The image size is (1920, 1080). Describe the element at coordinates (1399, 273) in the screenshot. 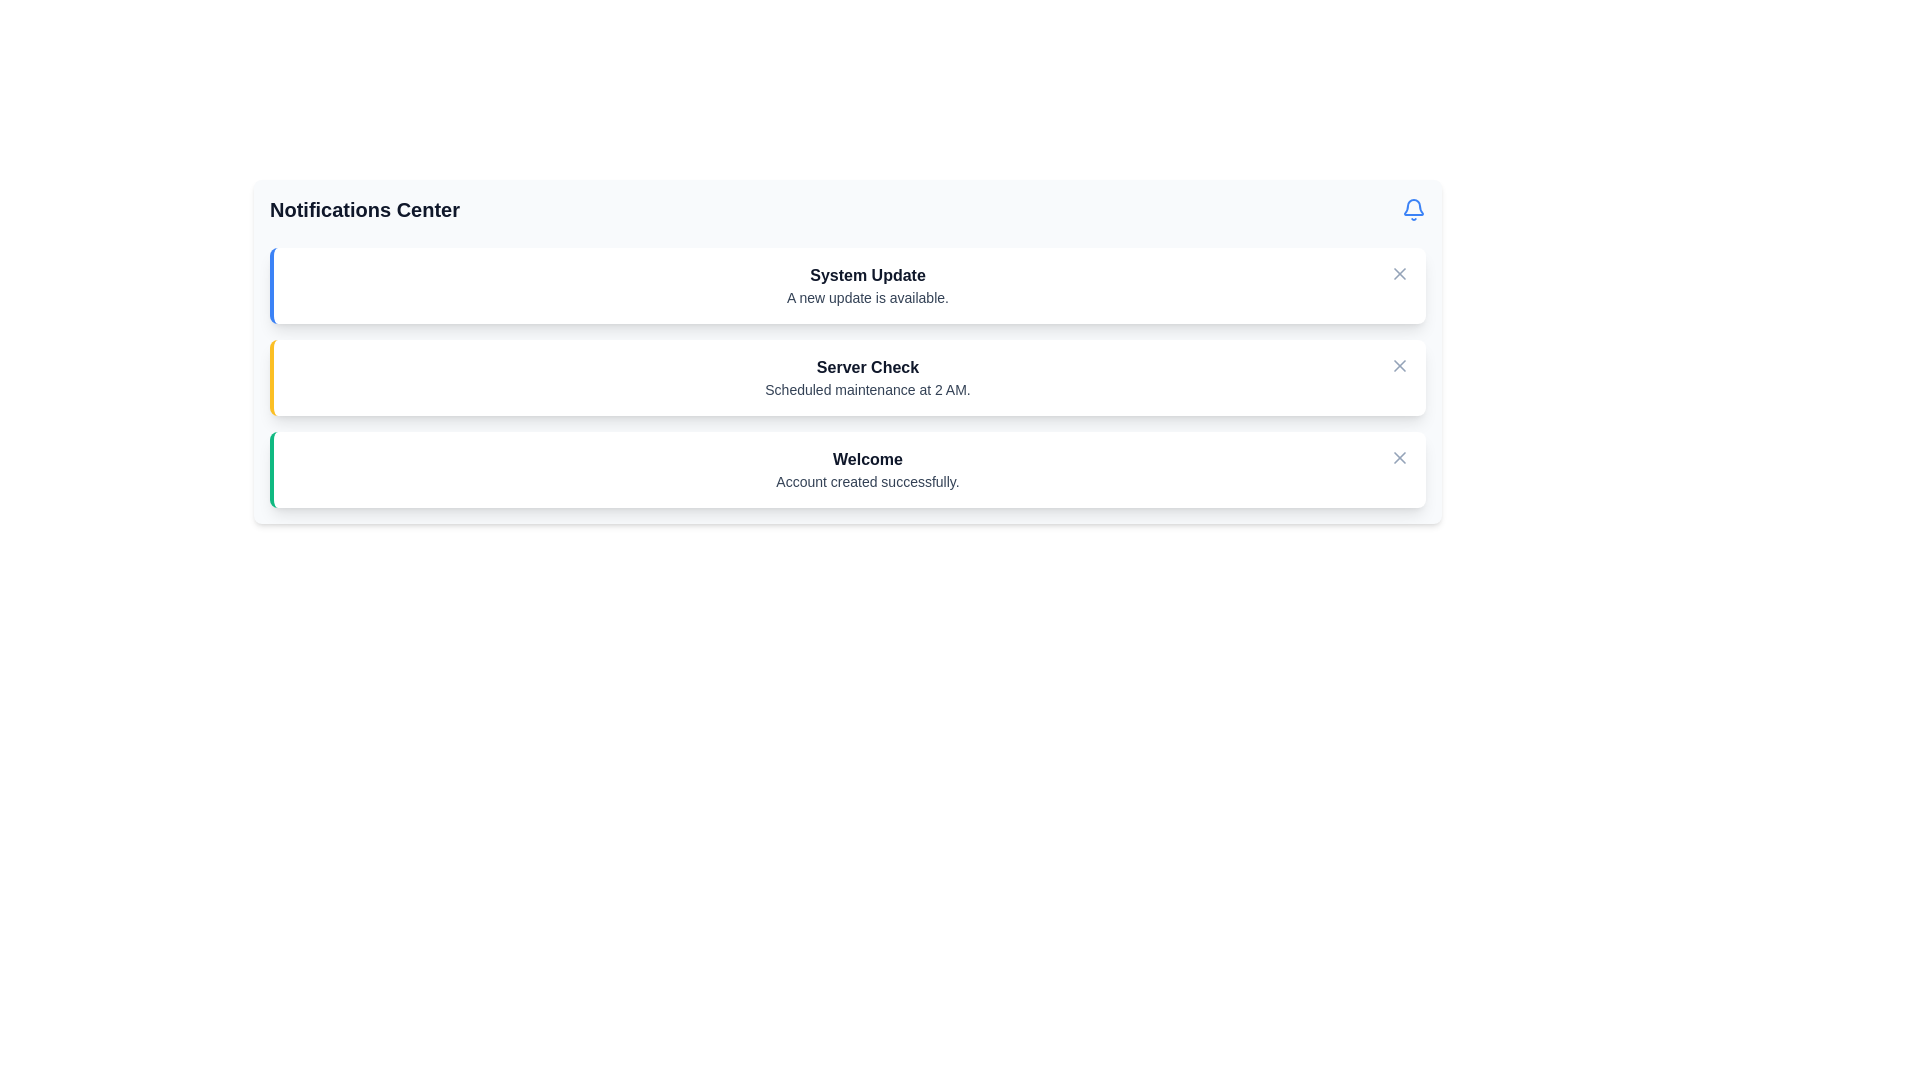

I see `the close button located at the top-right corner of the 'System Update' notification card to change its color` at that location.